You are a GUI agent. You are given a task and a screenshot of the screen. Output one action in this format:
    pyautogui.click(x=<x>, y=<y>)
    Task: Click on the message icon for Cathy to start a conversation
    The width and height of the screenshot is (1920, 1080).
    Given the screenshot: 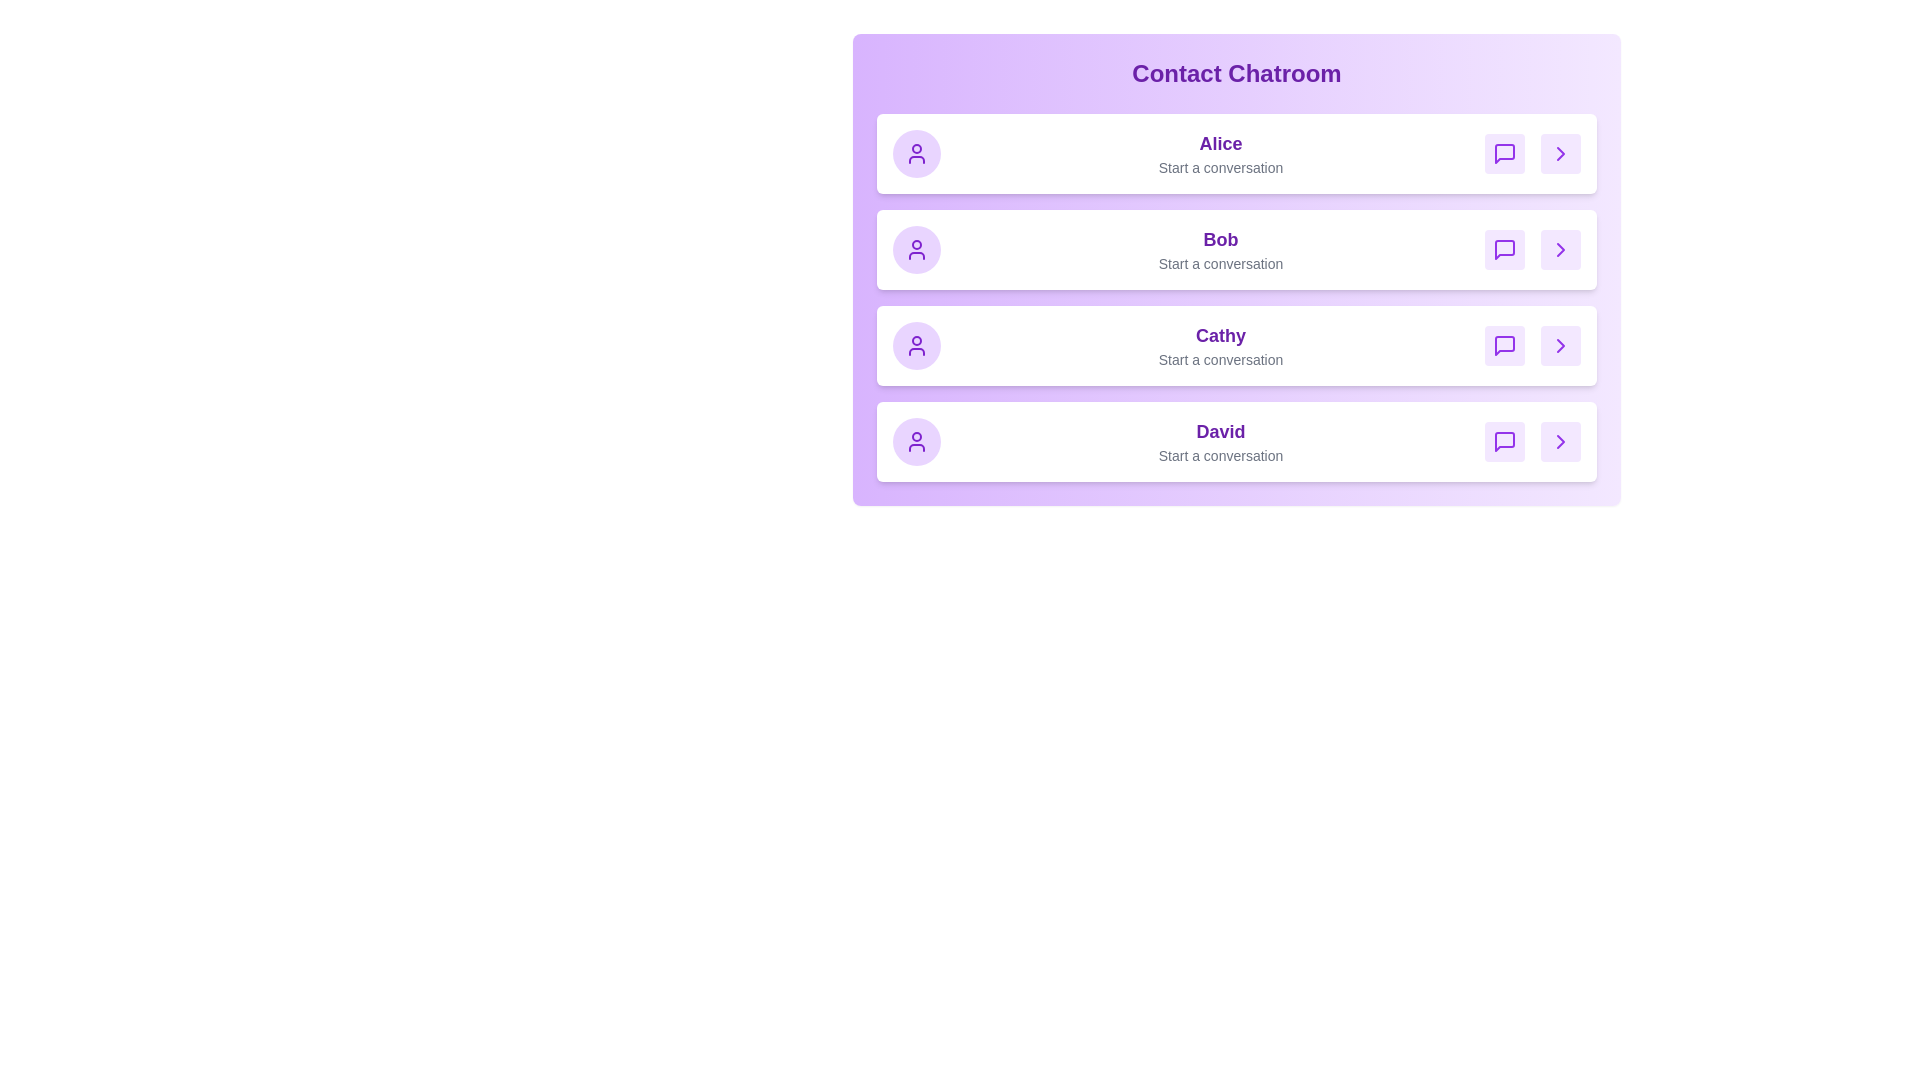 What is the action you would take?
    pyautogui.click(x=1505, y=345)
    